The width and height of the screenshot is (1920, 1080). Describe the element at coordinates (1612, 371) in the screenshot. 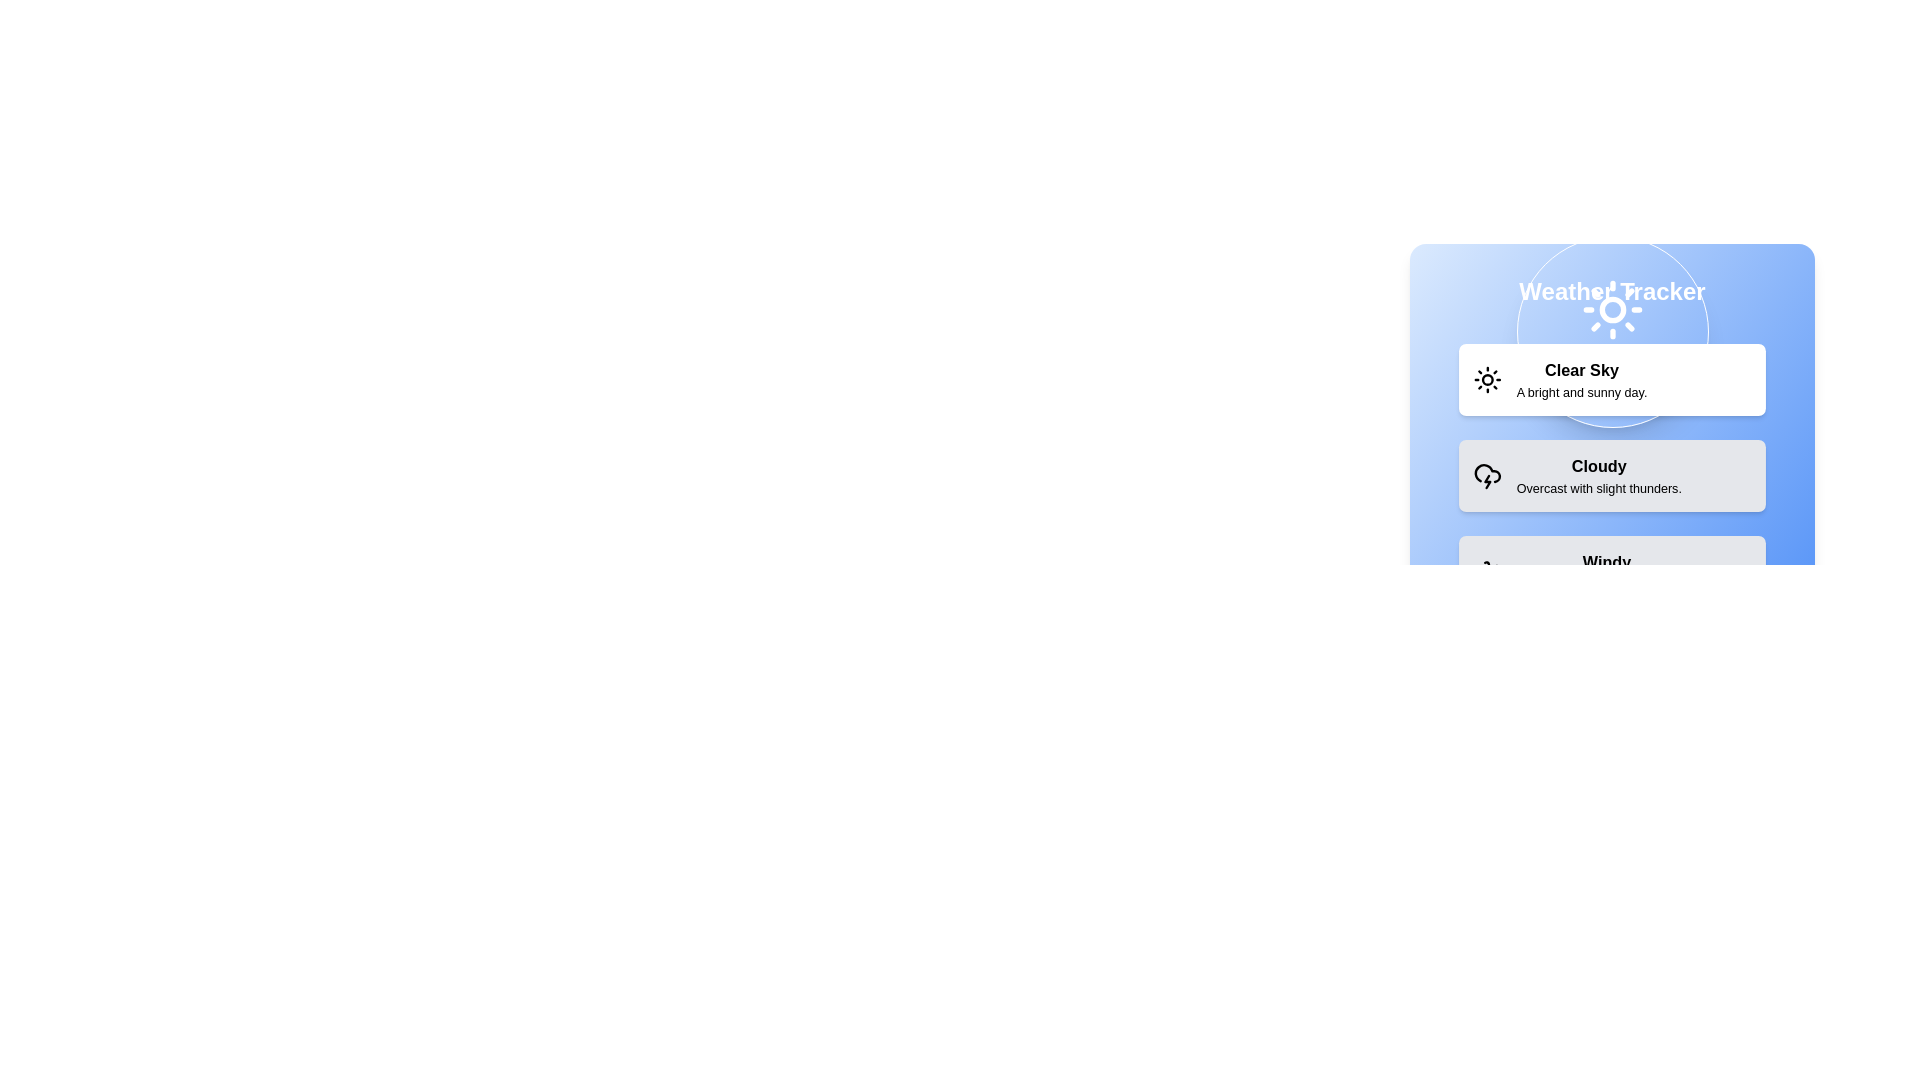

I see `text label that describes the current weather condition, which is 'Clear Sky', located below the sun icon in the weather summary card` at that location.